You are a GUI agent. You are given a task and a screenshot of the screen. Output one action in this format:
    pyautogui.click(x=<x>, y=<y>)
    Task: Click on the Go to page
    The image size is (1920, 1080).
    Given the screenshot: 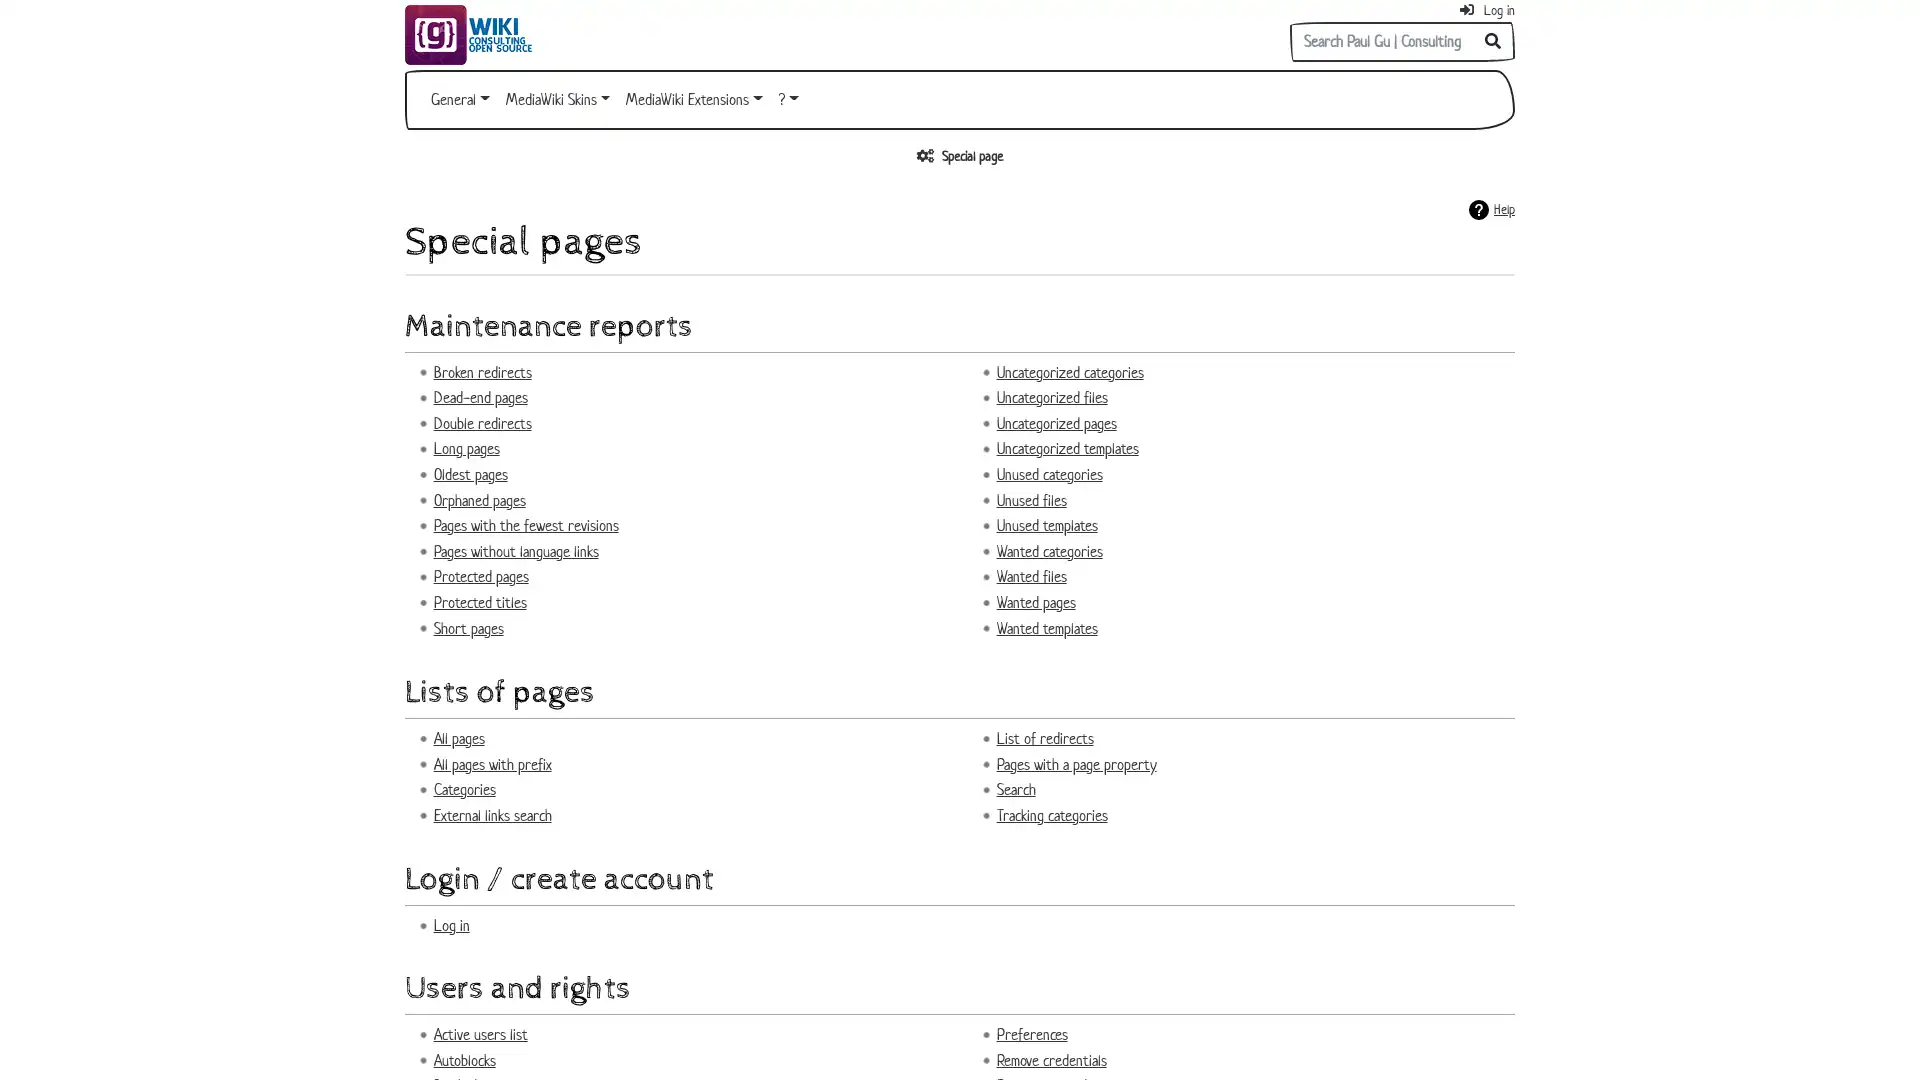 What is the action you would take?
    pyautogui.click(x=1493, y=42)
    